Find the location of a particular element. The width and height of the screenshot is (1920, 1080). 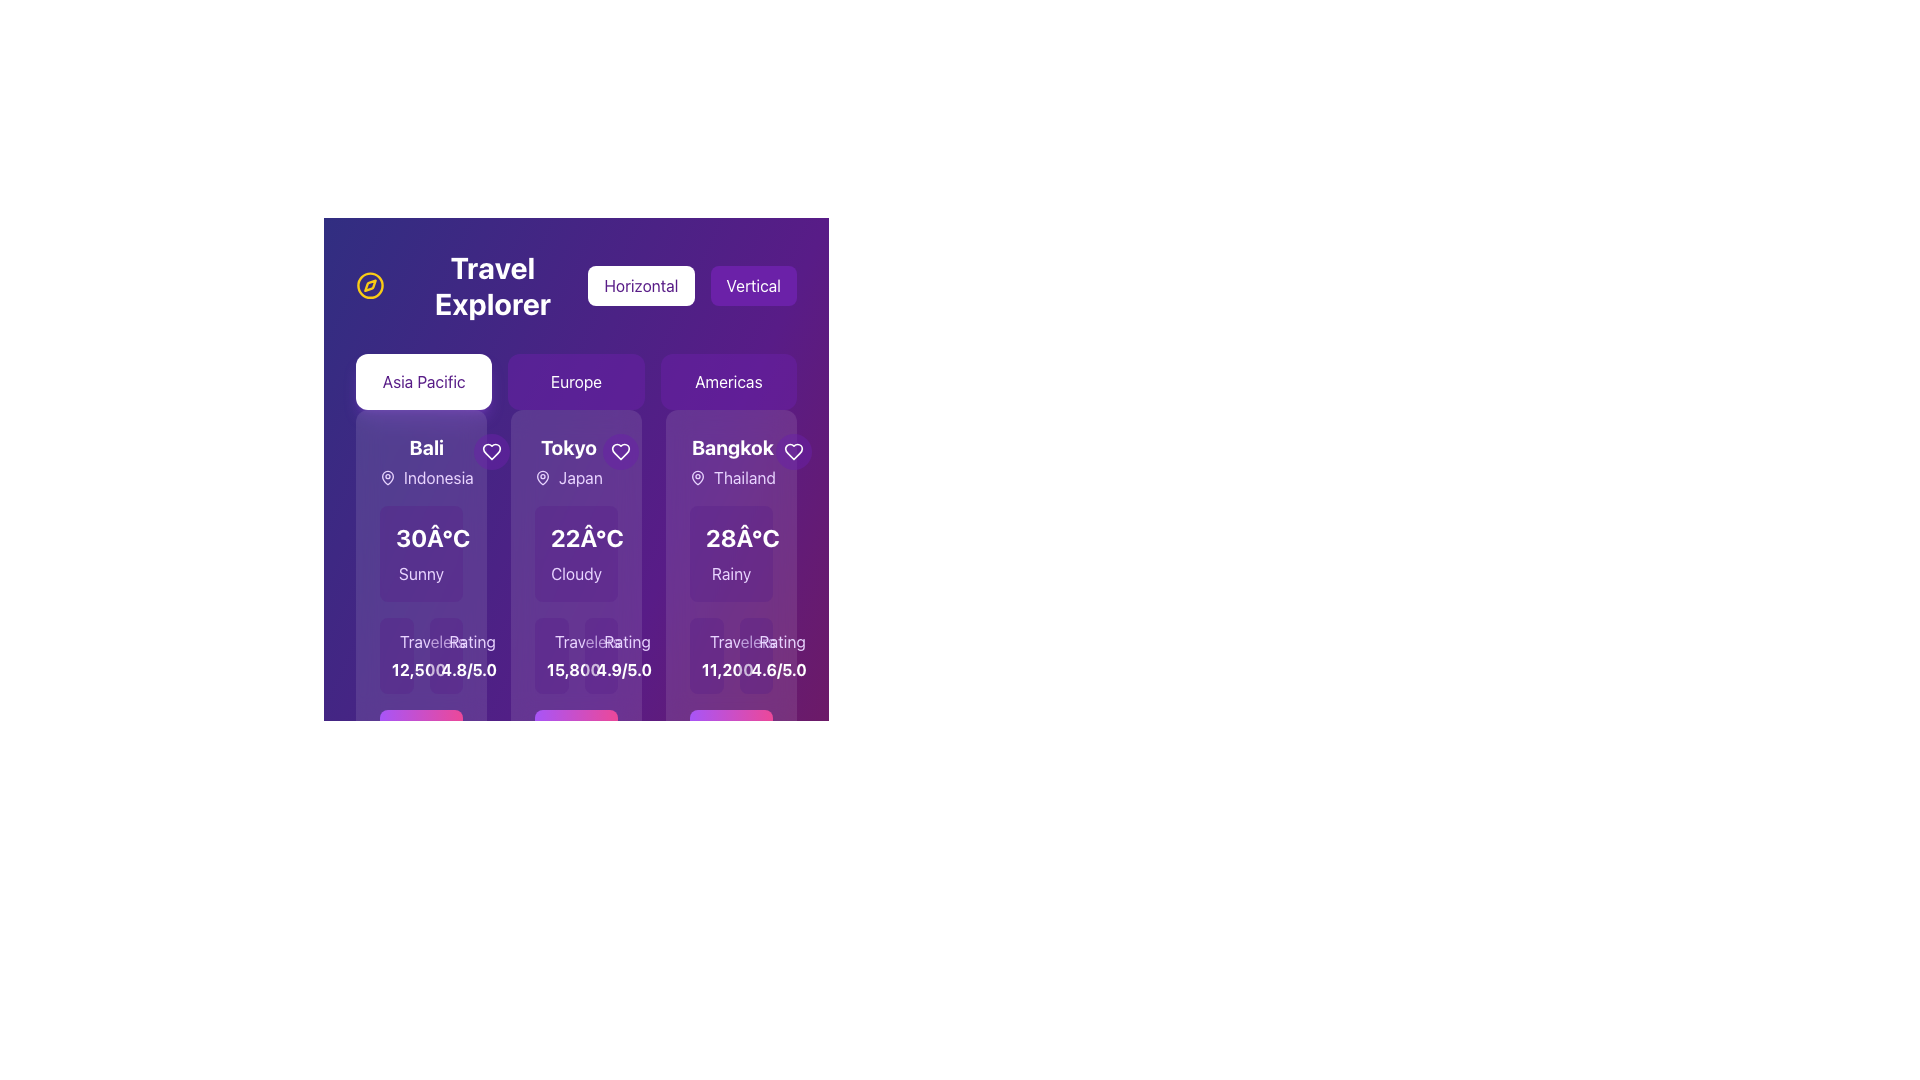

the text label that reads 'Travelers', styled with a purple hue, located in the bottom-left of the main interface within the 'Asia Pacific' section under the 'Bali' subsection is located at coordinates (396, 641).